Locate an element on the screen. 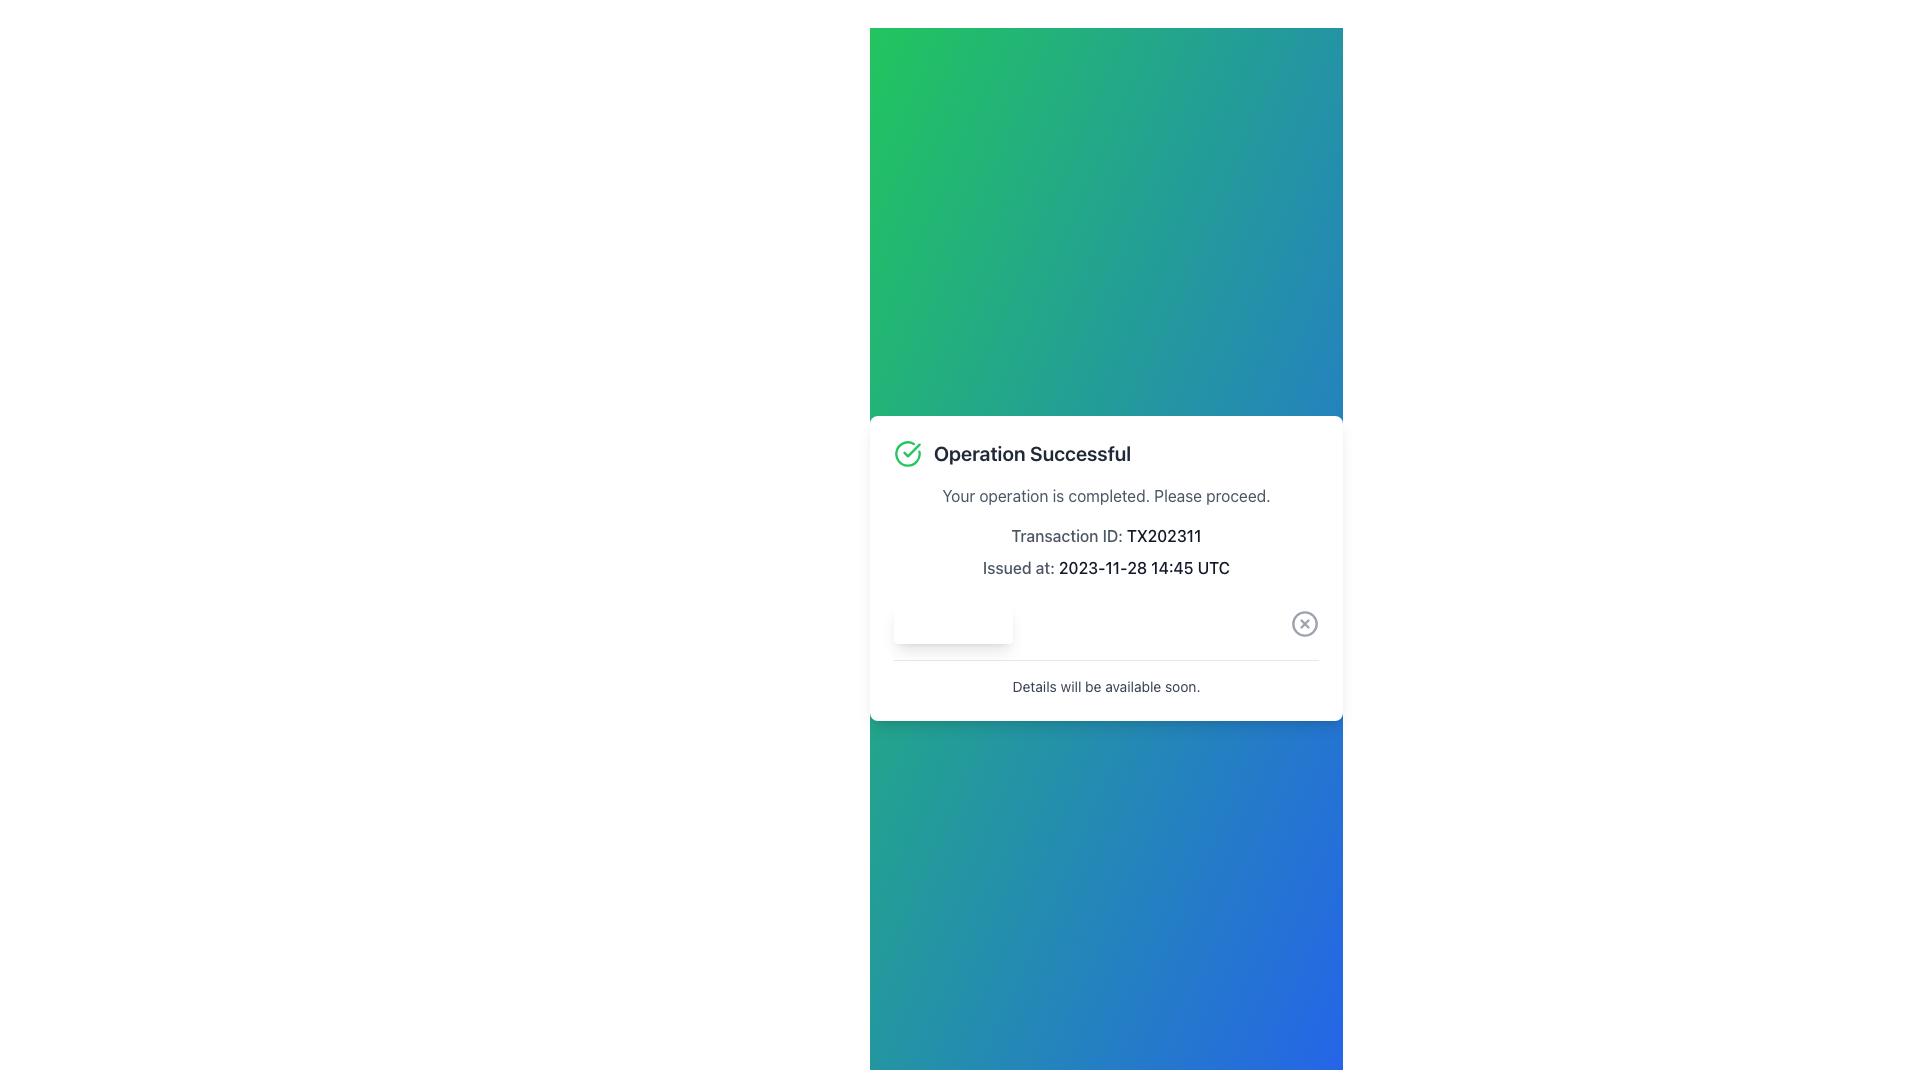 The width and height of the screenshot is (1920, 1080). transaction ID displayed in the static text element labeled 'Transaction ID: TX202311', which is non-interactive and presents information only is located at coordinates (1164, 534).